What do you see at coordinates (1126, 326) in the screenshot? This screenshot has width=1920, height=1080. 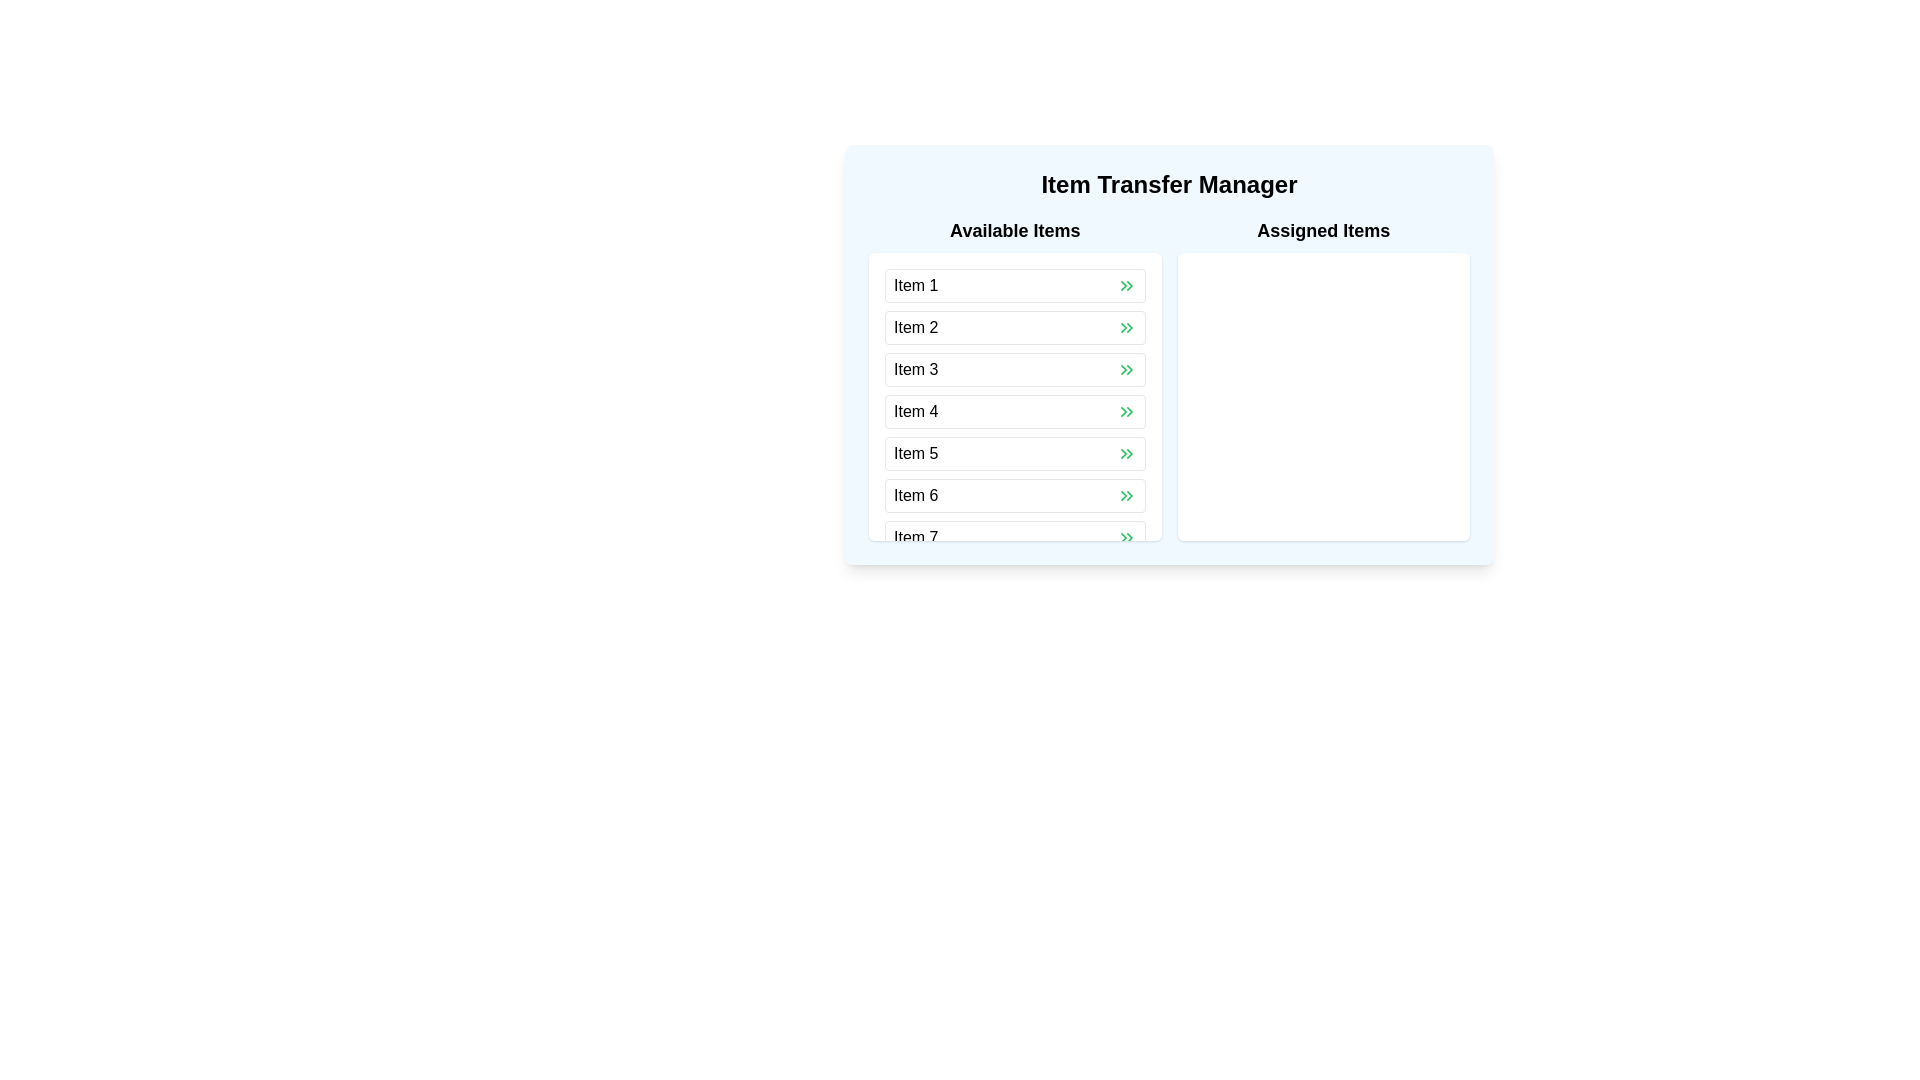 I see `the interactive green double-chevron right arrow icon beside 'Item 2' in the 'Available Items' section of the 'Item Transfer Manager' interface to transfer the item` at bounding box center [1126, 326].